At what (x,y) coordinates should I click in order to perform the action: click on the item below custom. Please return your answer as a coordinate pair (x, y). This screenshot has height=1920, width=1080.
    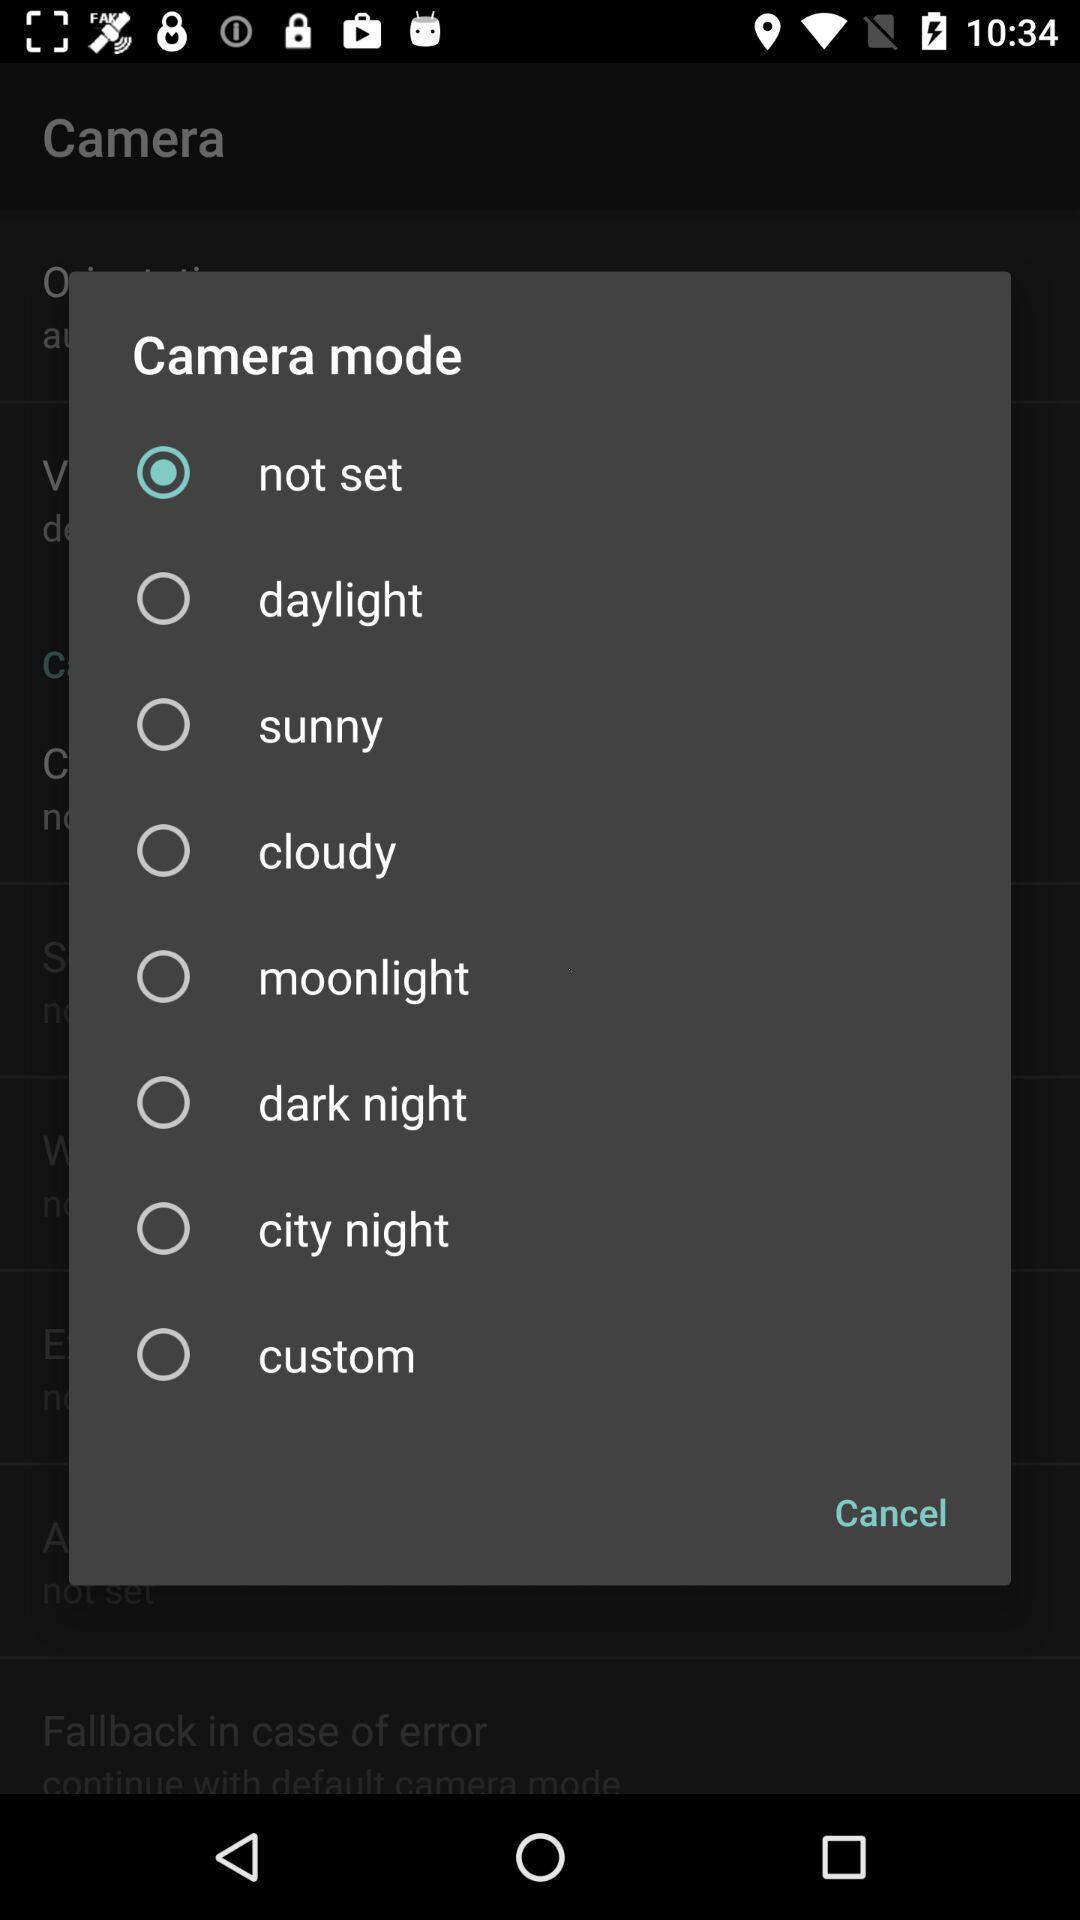
    Looking at the image, I should click on (890, 1512).